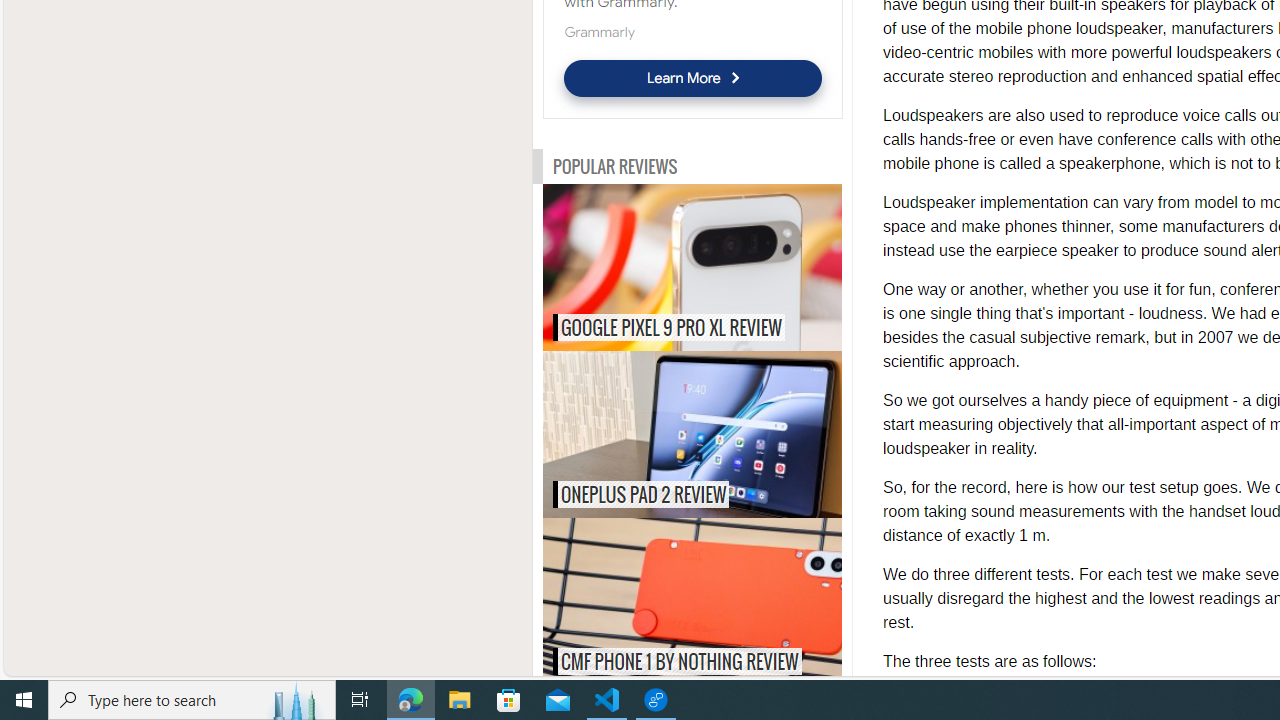 The width and height of the screenshot is (1280, 720). I want to click on 'CMF Phone 1 by Nothing review', so click(733, 600).